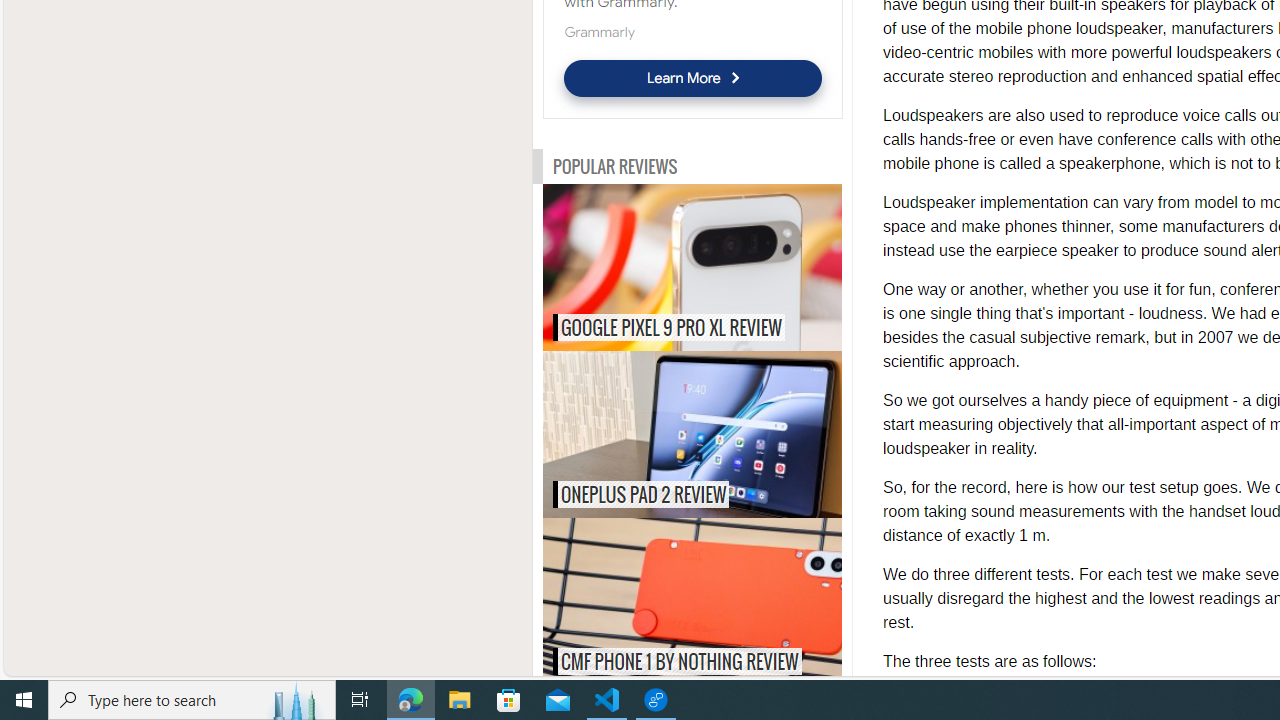 The width and height of the screenshot is (1280, 720). I want to click on 'CMF Phone 1 by Nothing review', so click(733, 600).